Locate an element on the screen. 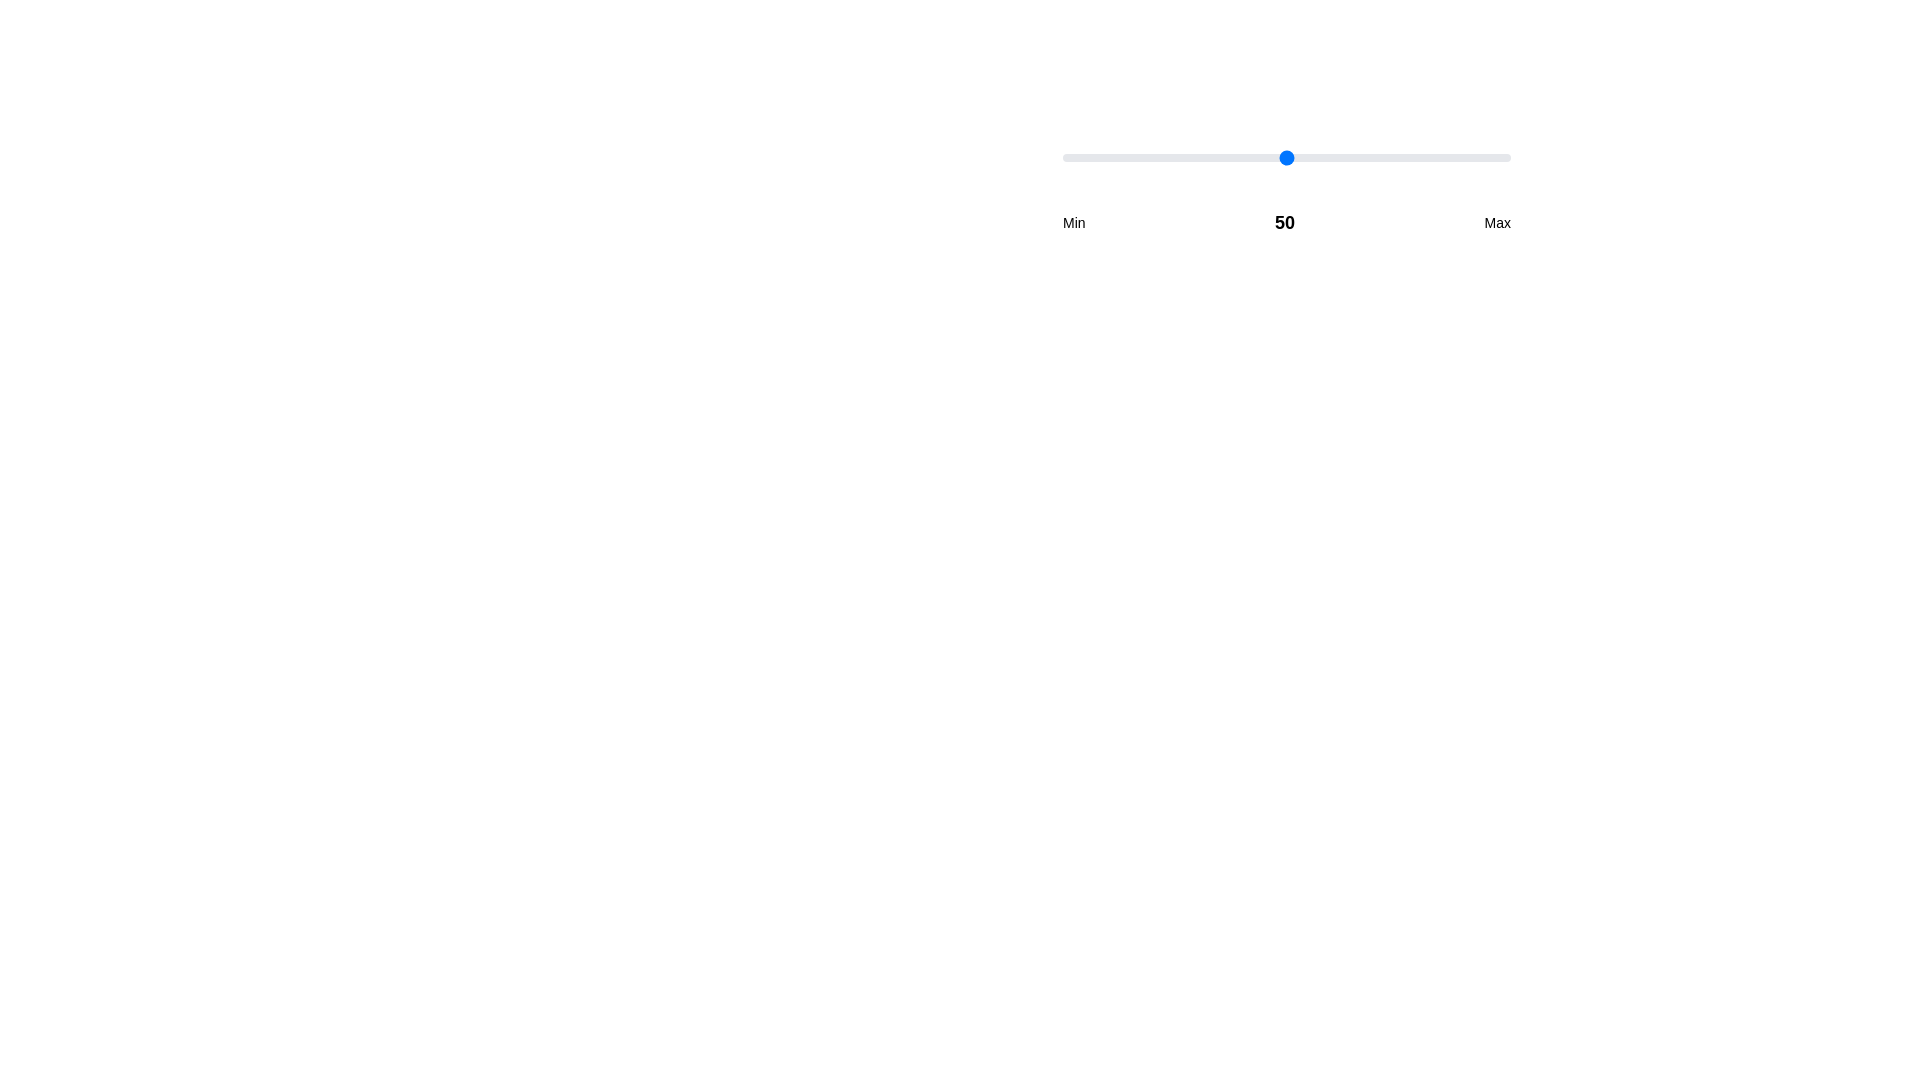  the slider is located at coordinates (1218, 157).